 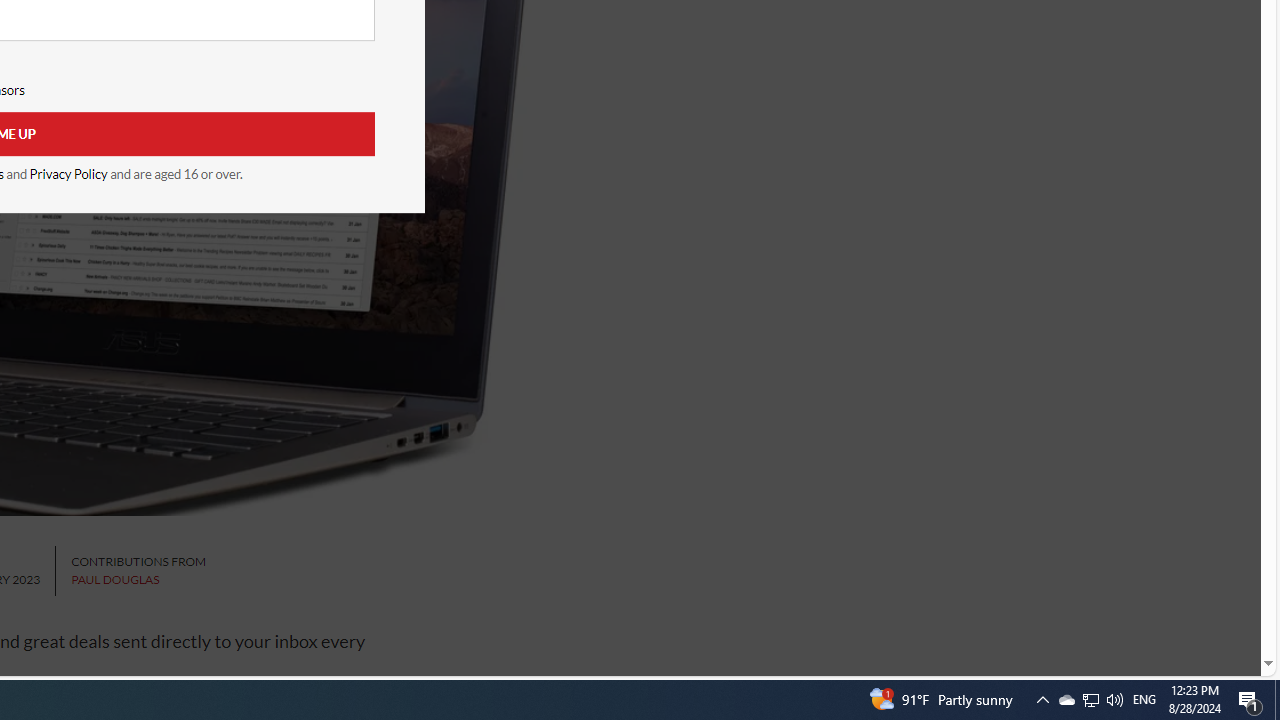 What do you see at coordinates (68, 173) in the screenshot?
I see `'Privacy Policy'` at bounding box center [68, 173].